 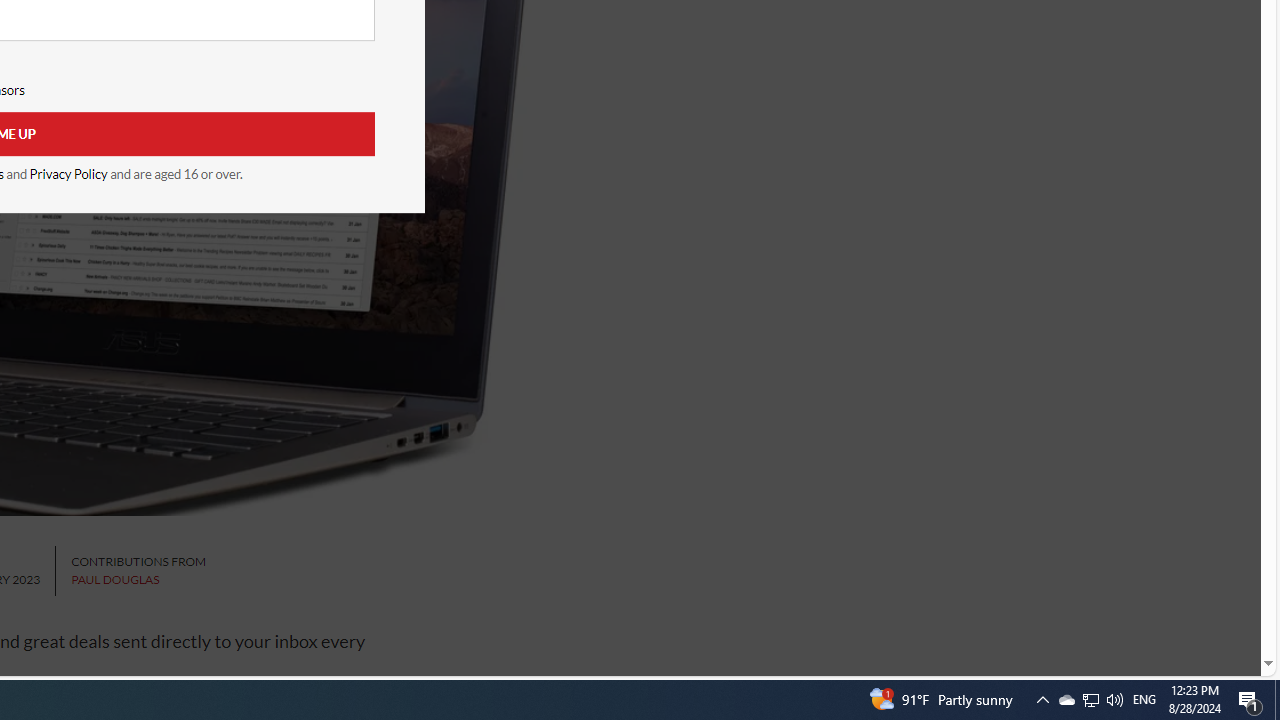 What do you see at coordinates (68, 173) in the screenshot?
I see `'Privacy Policy'` at bounding box center [68, 173].